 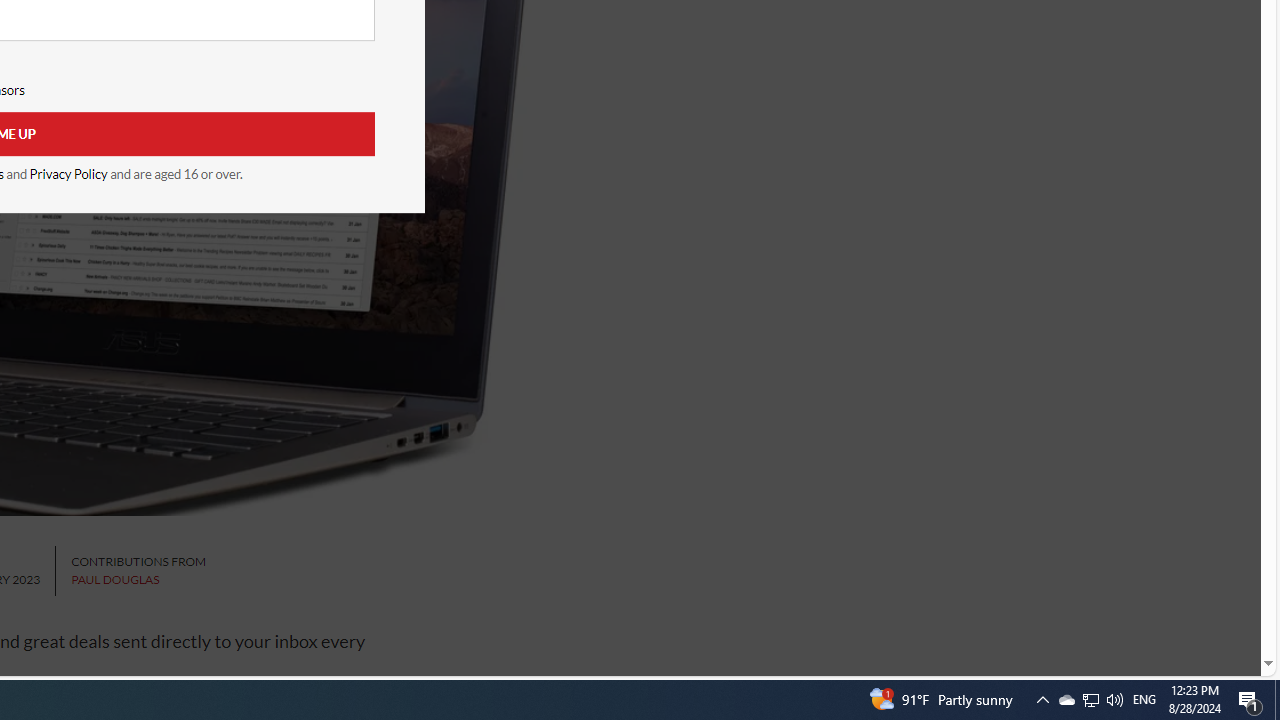 What do you see at coordinates (68, 173) in the screenshot?
I see `'Privacy Policy'` at bounding box center [68, 173].